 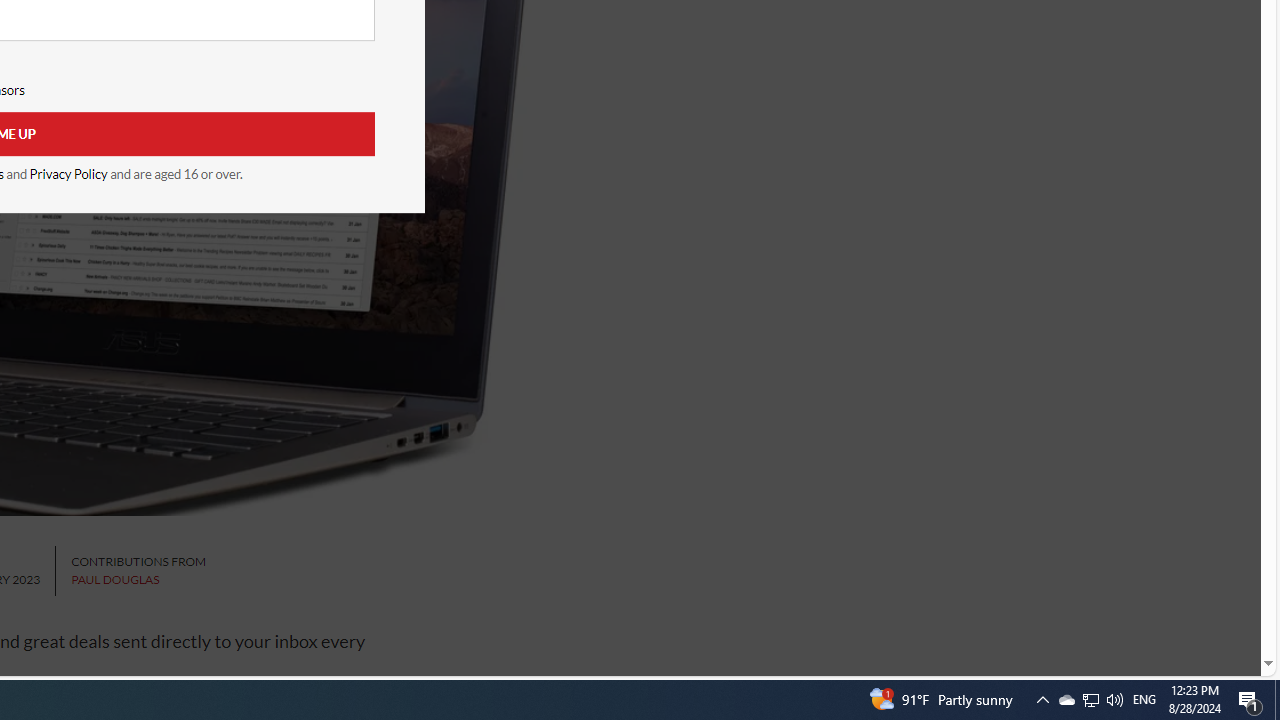 What do you see at coordinates (68, 173) in the screenshot?
I see `'Privacy Policy'` at bounding box center [68, 173].